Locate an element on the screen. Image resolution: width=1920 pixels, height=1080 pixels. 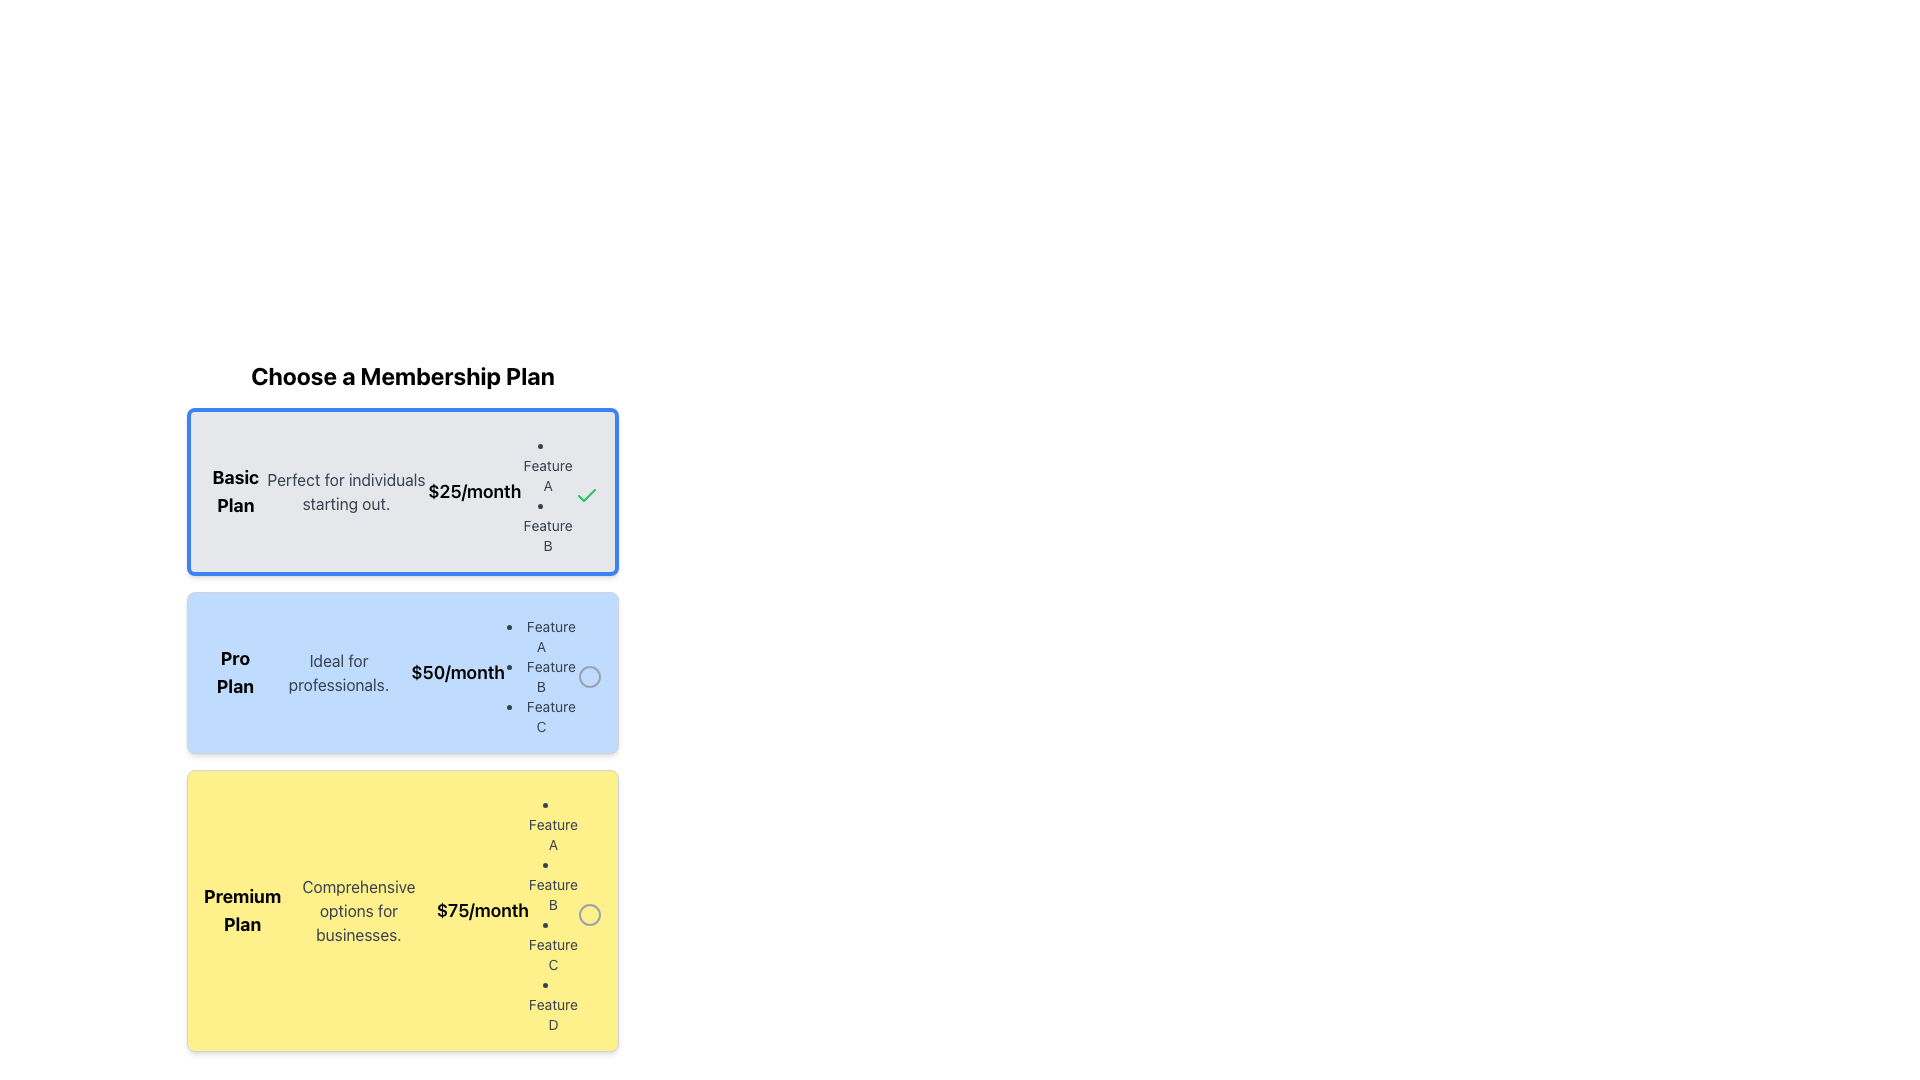
the text label displaying 'Feature A' which is part of the 'Pro Plan' section, located in a bulleted list is located at coordinates (541, 636).